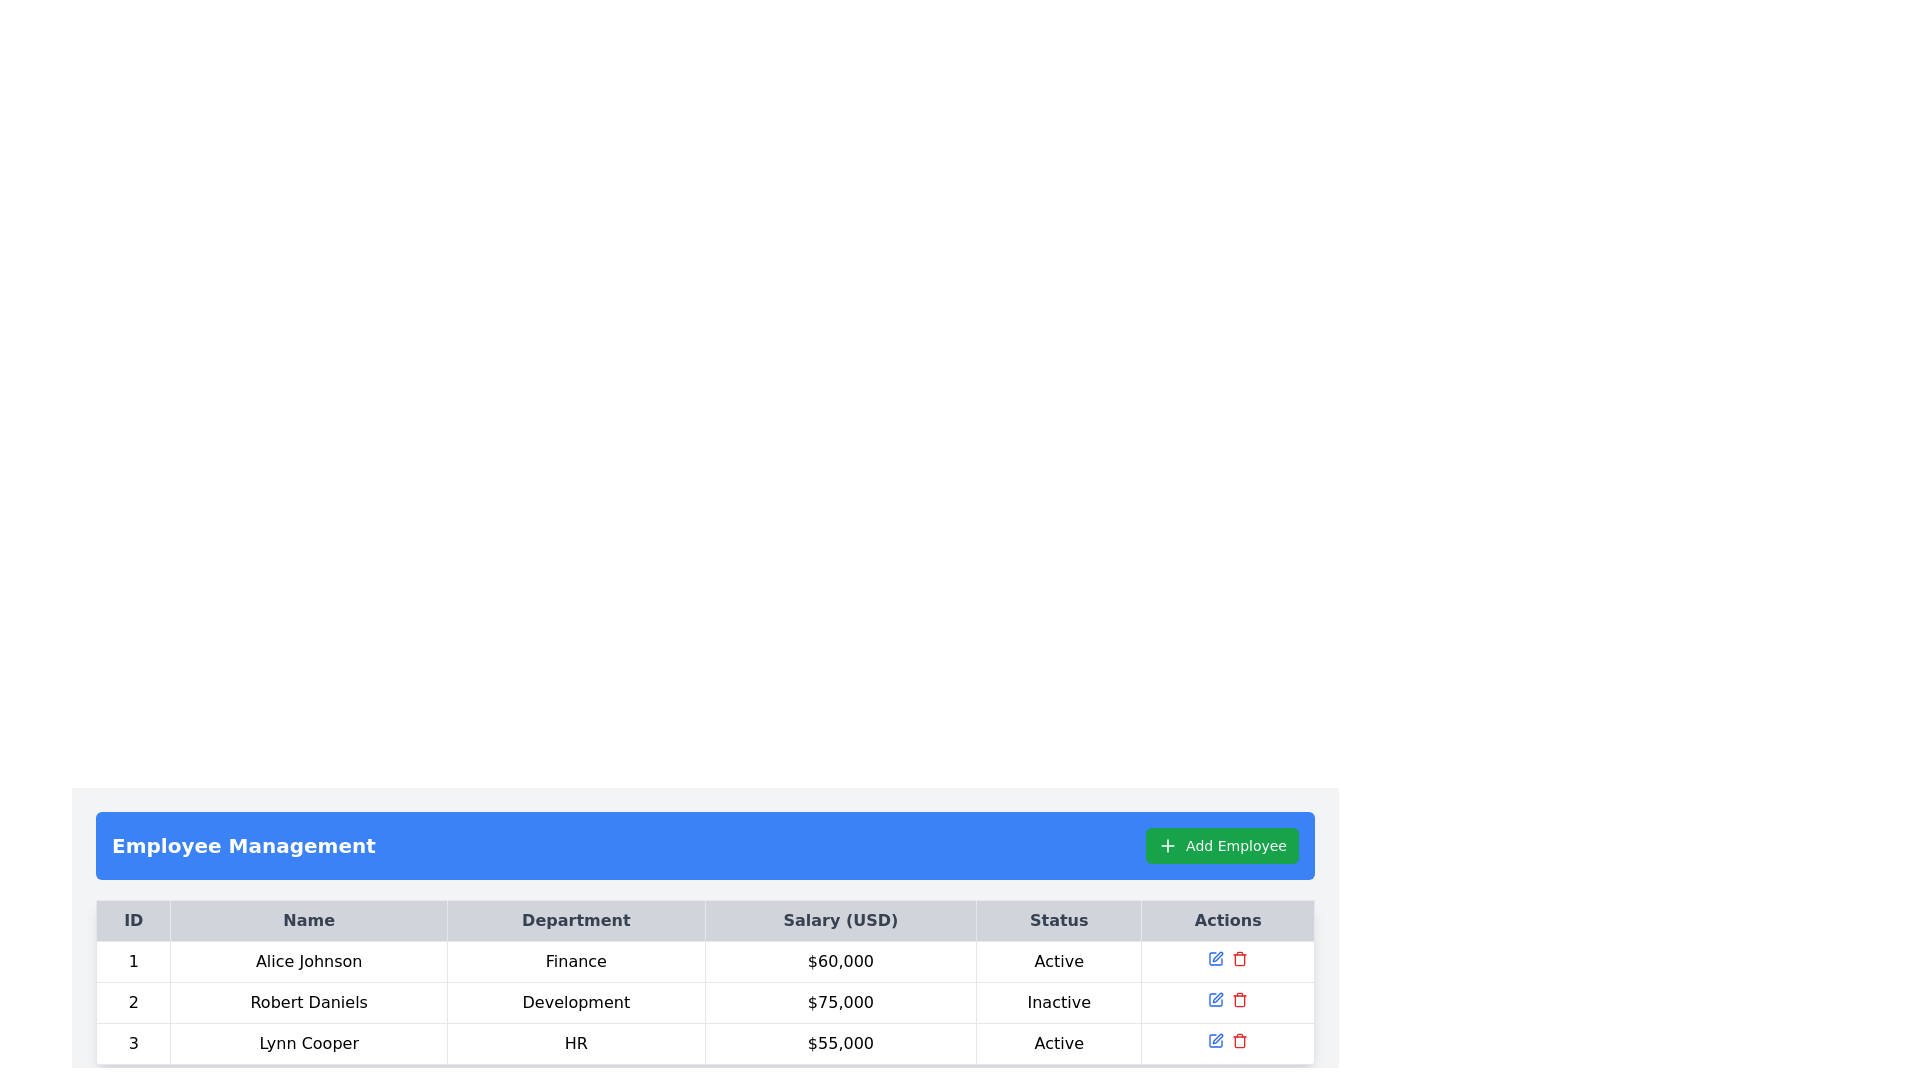  Describe the element at coordinates (1238, 1040) in the screenshot. I see `the delete button located in the 'Actions' column of the last row of the table` at that location.